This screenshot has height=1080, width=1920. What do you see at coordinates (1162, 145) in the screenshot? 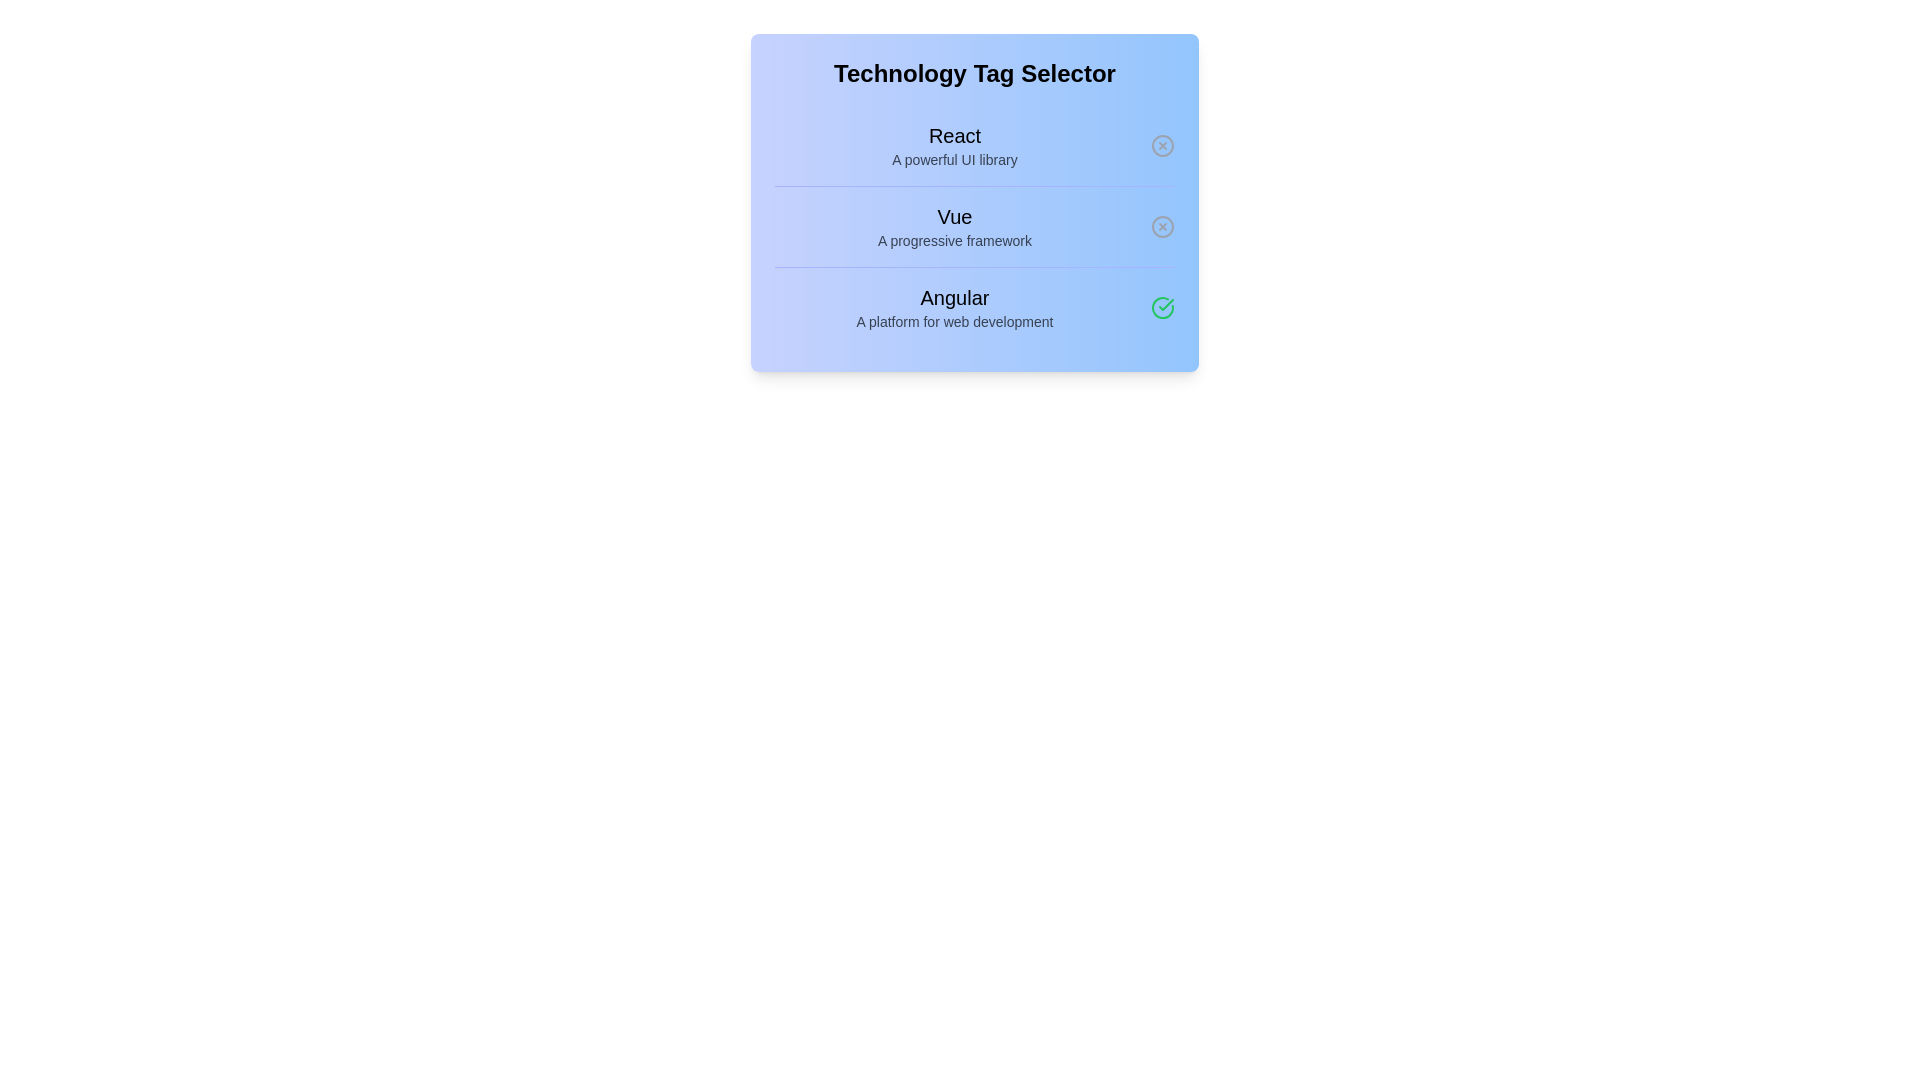
I see `the tag React by clicking its corresponding button` at bounding box center [1162, 145].